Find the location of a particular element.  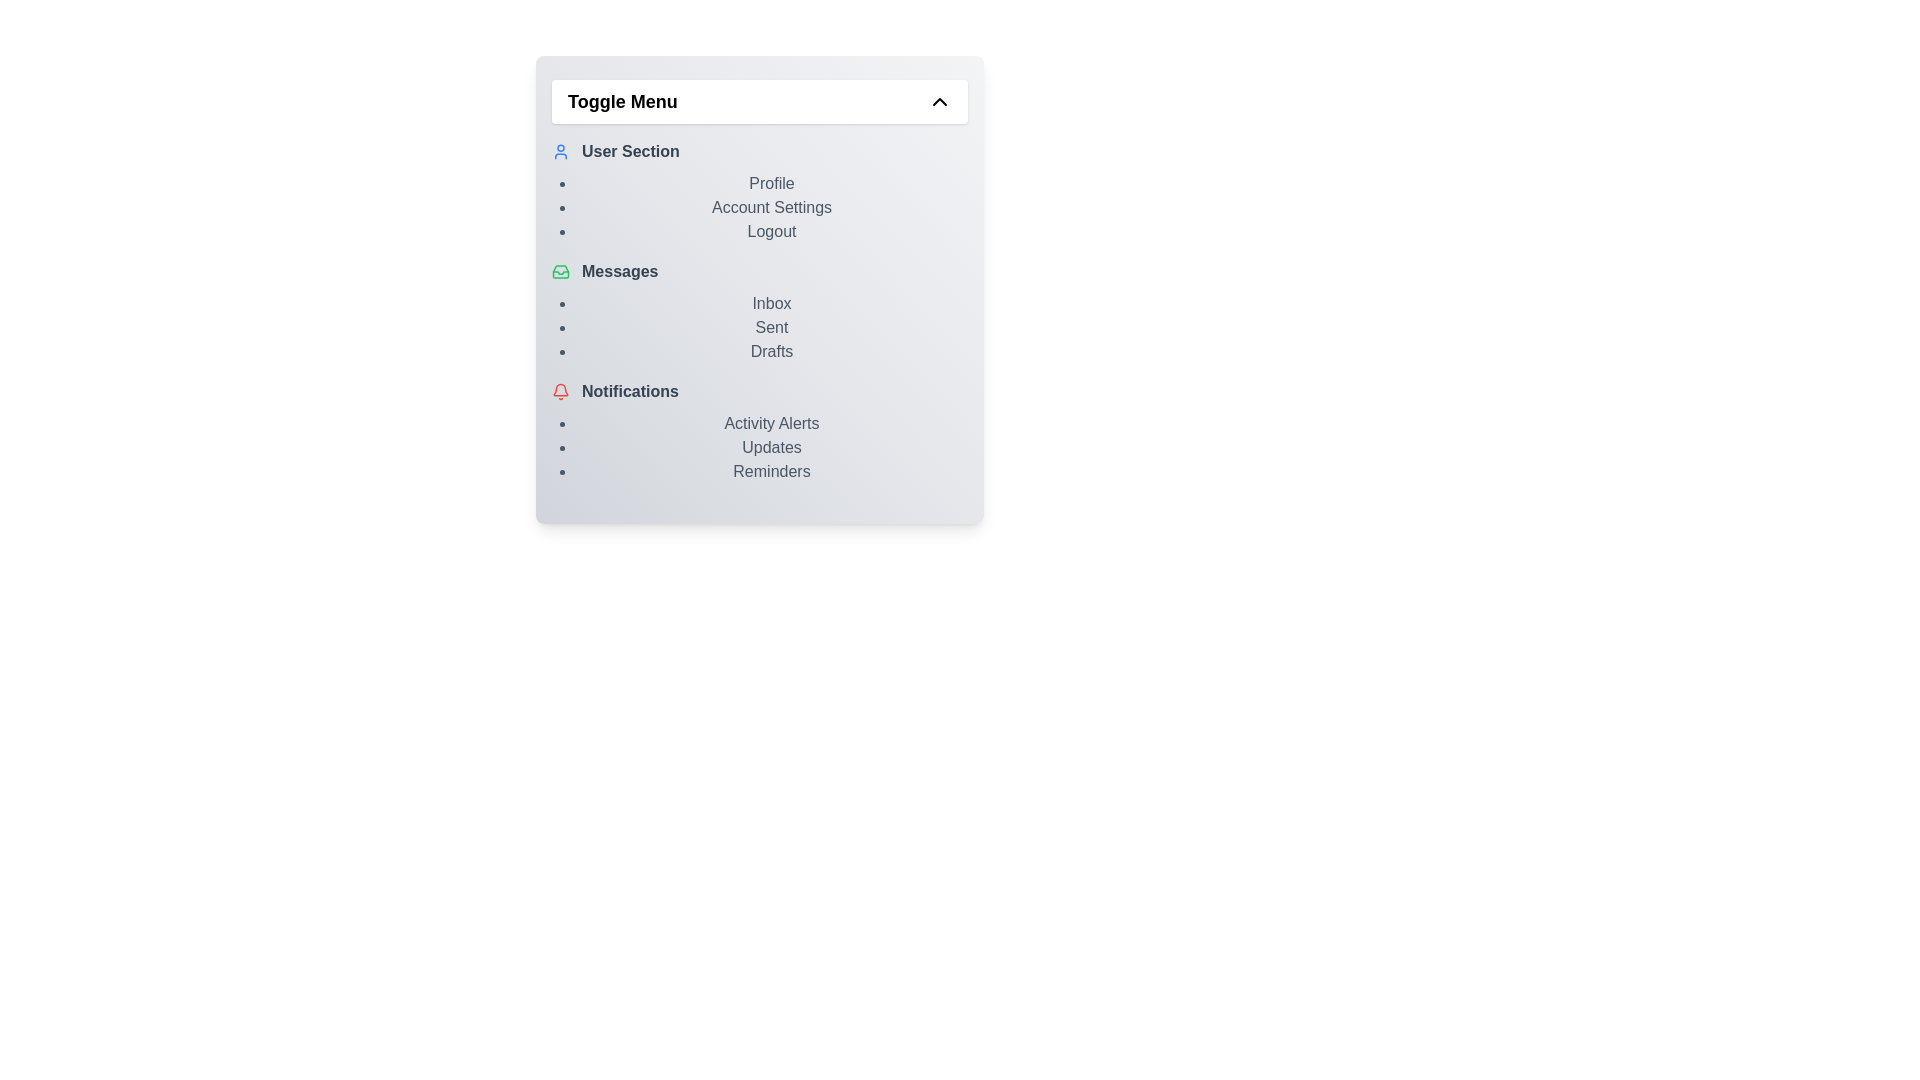

the element labeled 'Messages' to observe its hover effect is located at coordinates (758, 272).